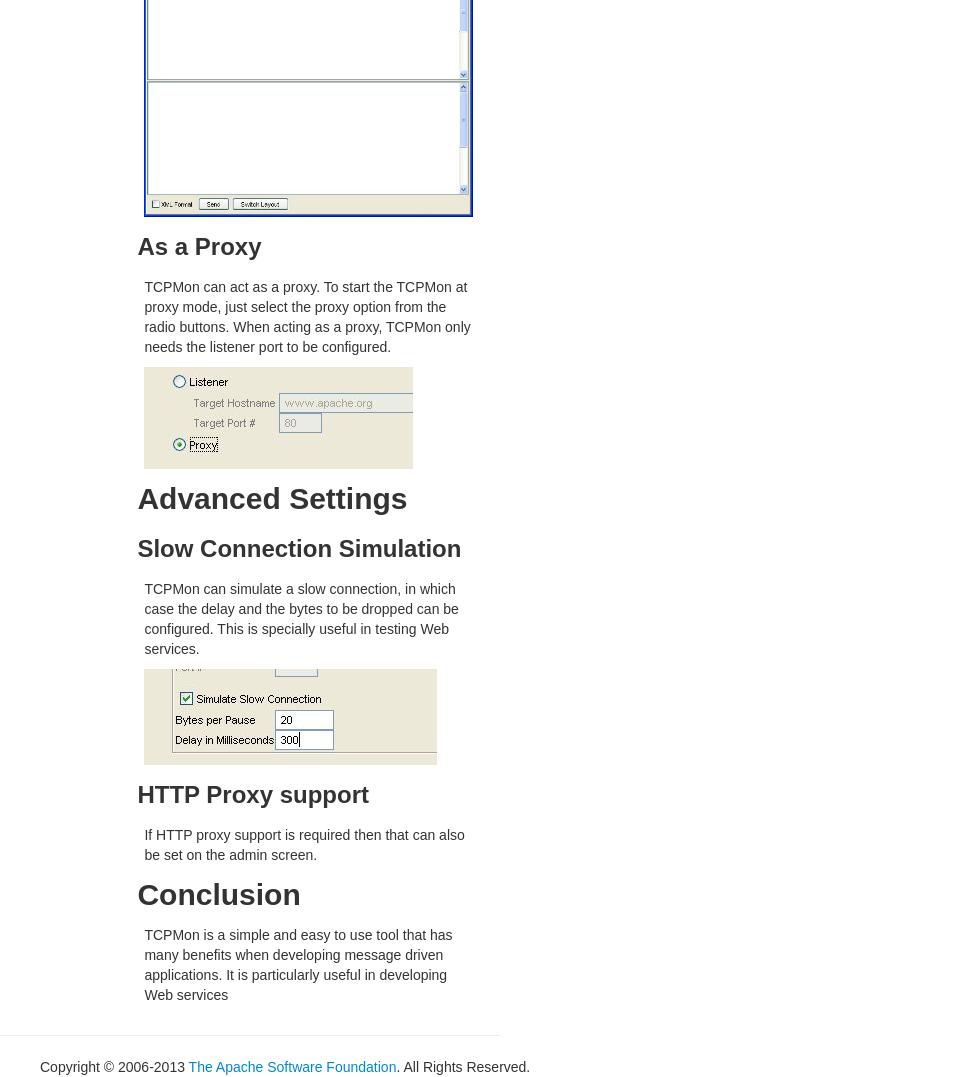 The width and height of the screenshot is (980, 1077). Describe the element at coordinates (113, 1066) in the screenshot. I see `'Copyright ©                    2006-2013'` at that location.